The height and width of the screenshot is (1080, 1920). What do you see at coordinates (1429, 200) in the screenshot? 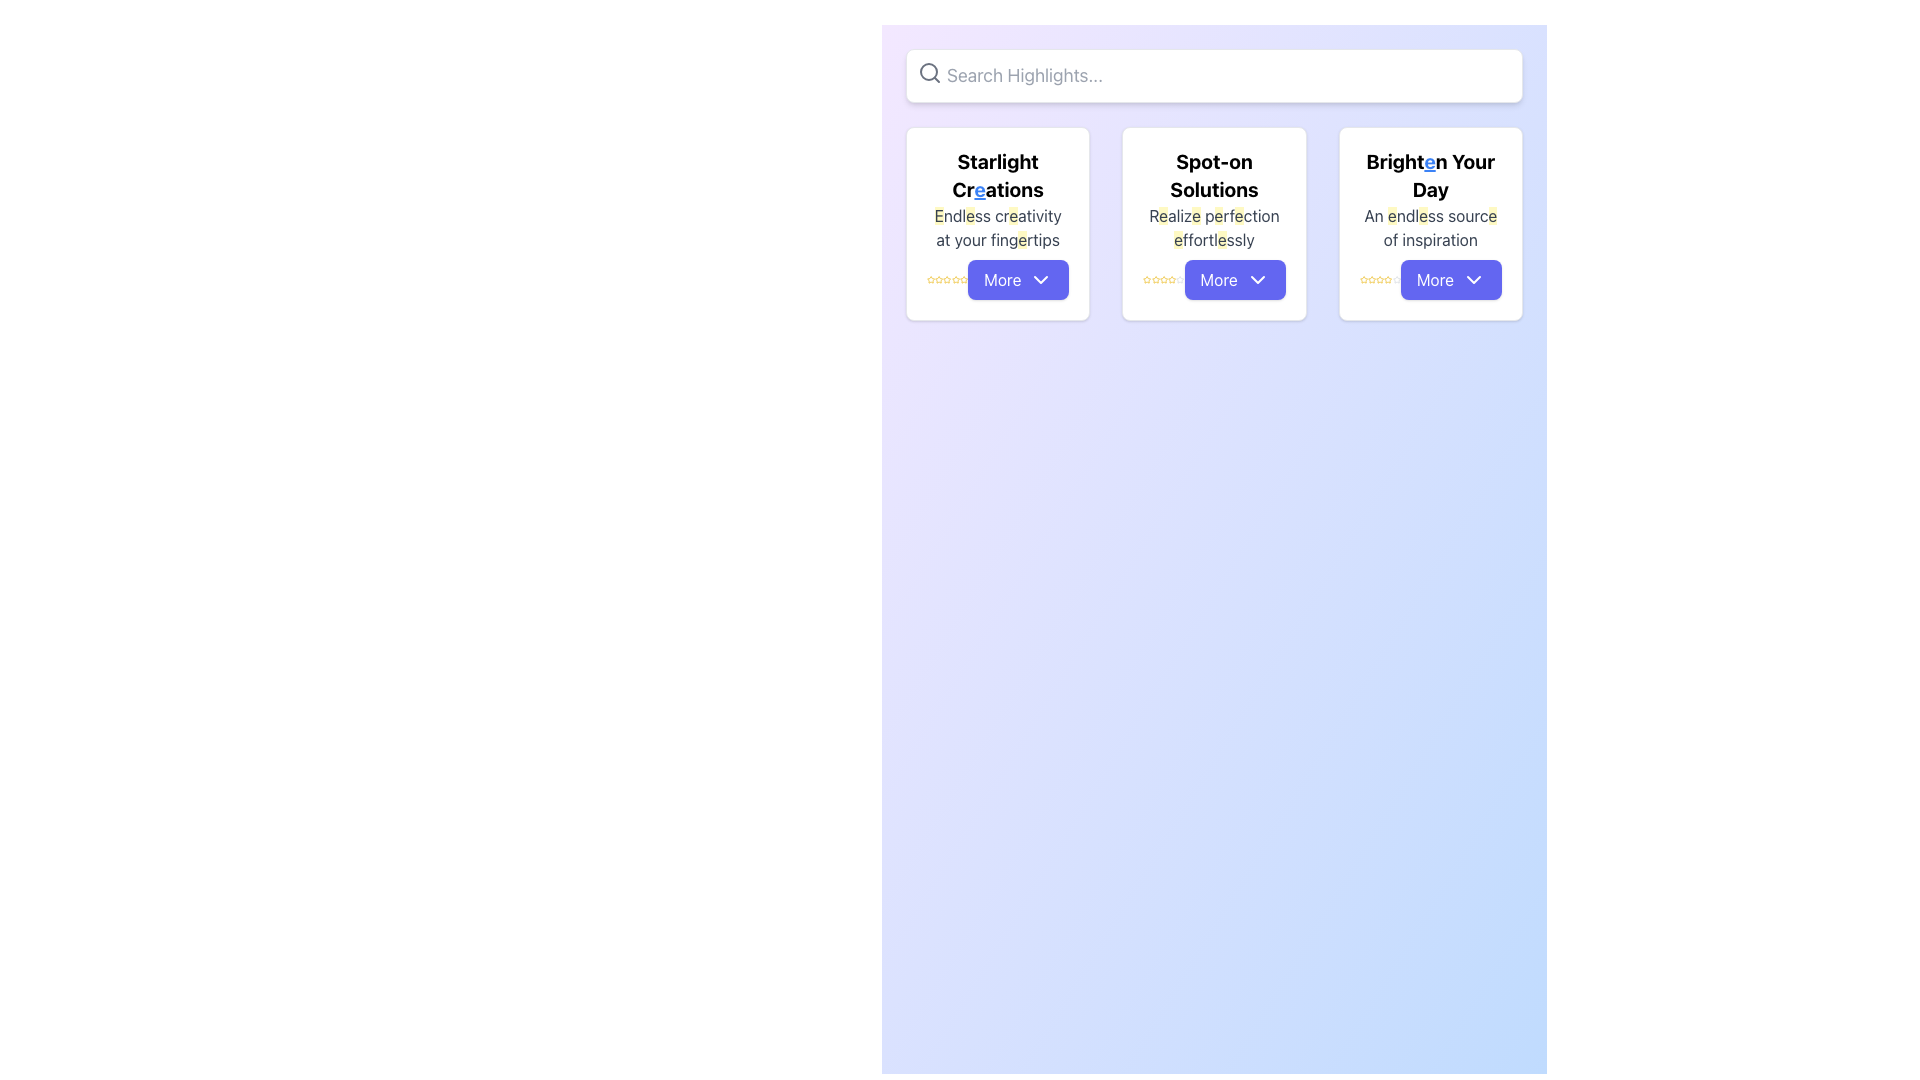
I see `text content of the header labeled 'Brighten Your Day' and its tagline 'An endless source of inspiration', which is displayed in a white card with rounded corners and shadowing, positioned in the rightmost of three similar cards` at bounding box center [1429, 200].